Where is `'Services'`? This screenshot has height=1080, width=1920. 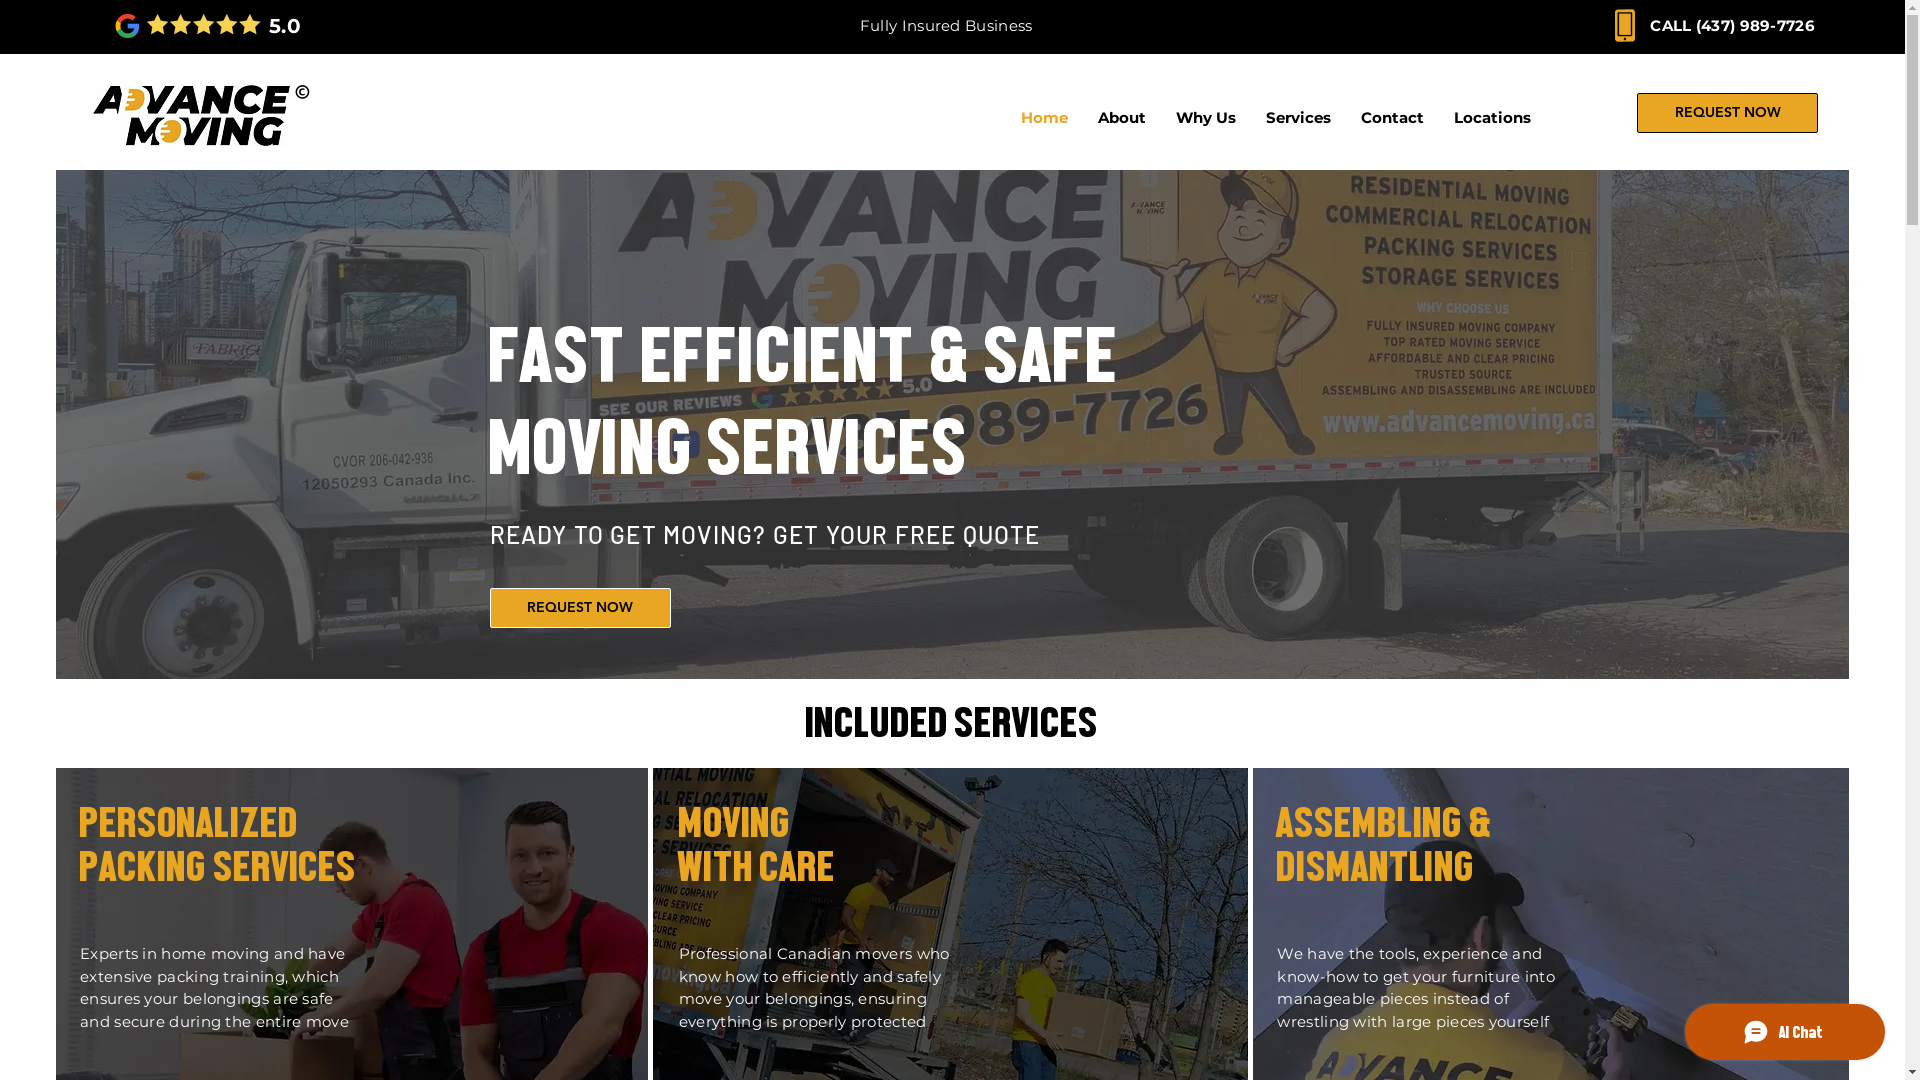
'Services' is located at coordinates (1250, 118).